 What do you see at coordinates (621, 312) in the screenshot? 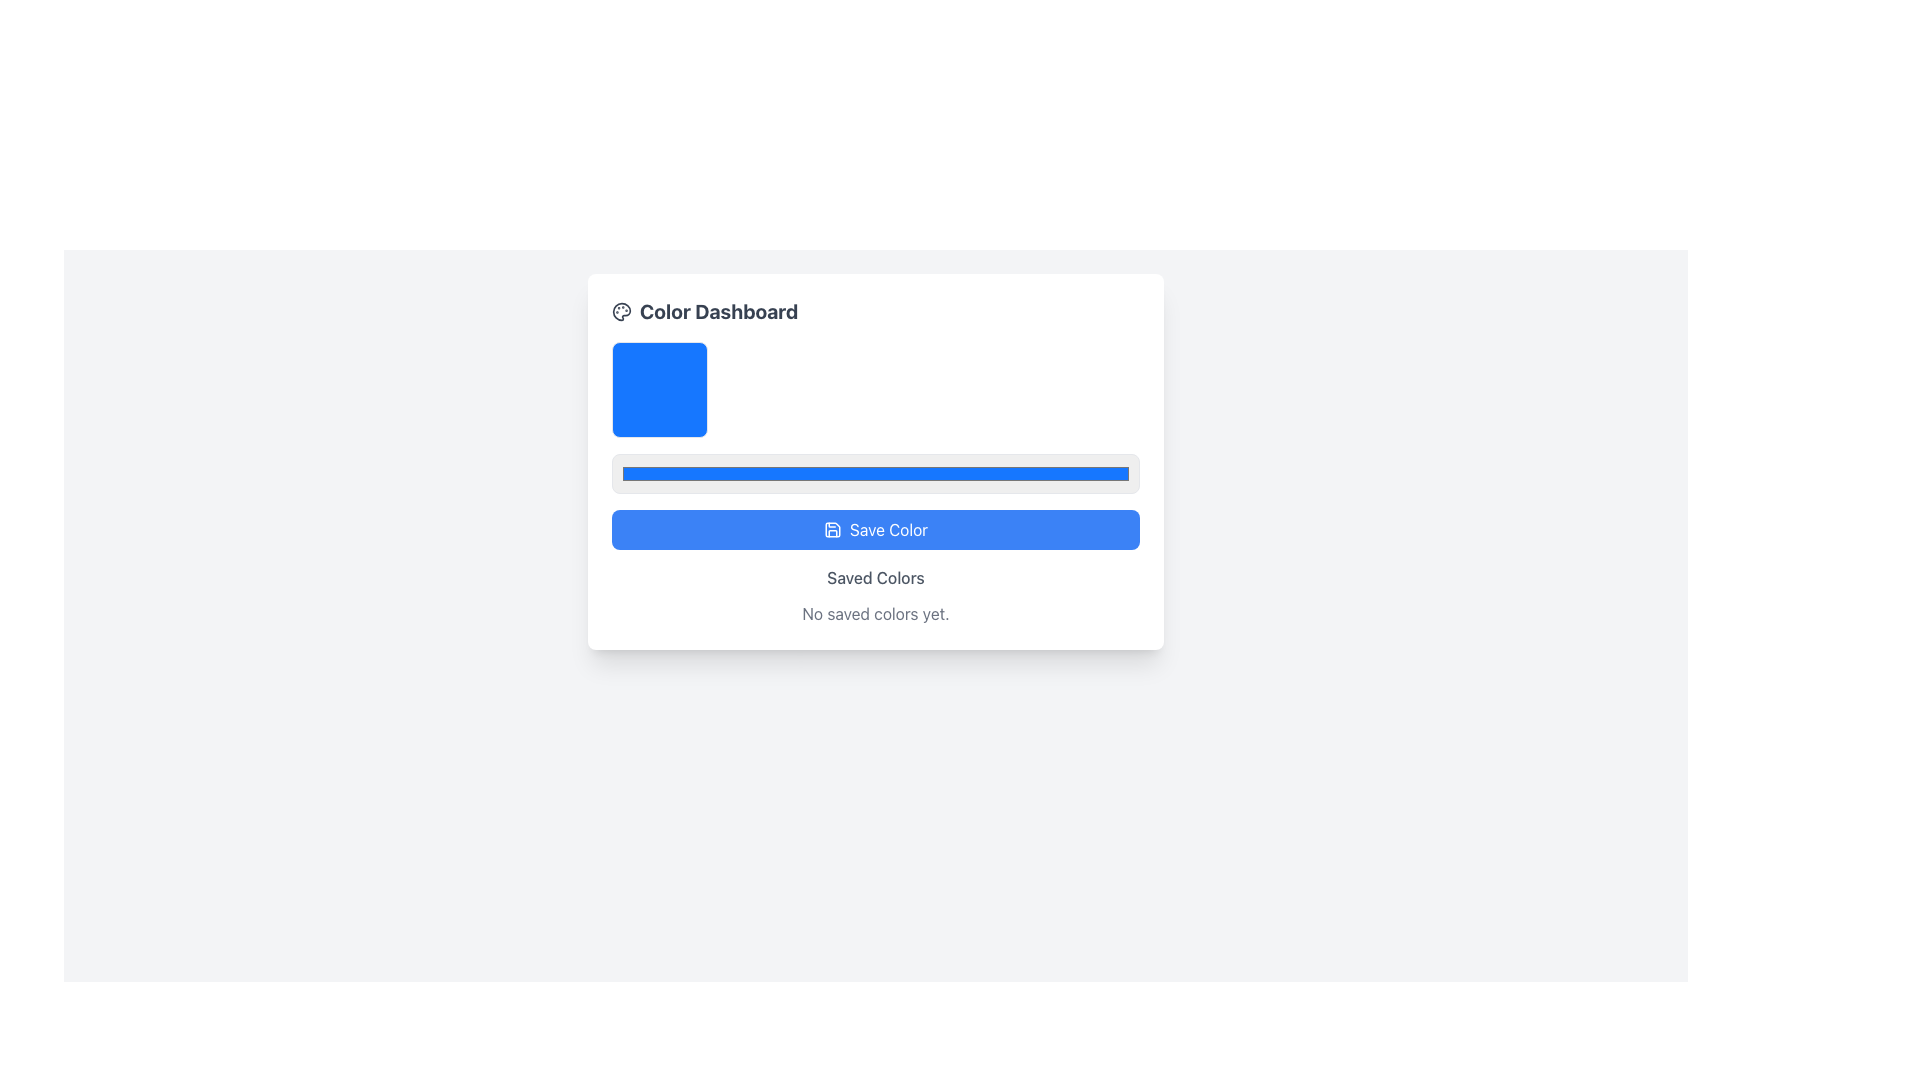
I see `the decorative icon representing the 'Color Dashboard' section, located on the left side of the title` at bounding box center [621, 312].